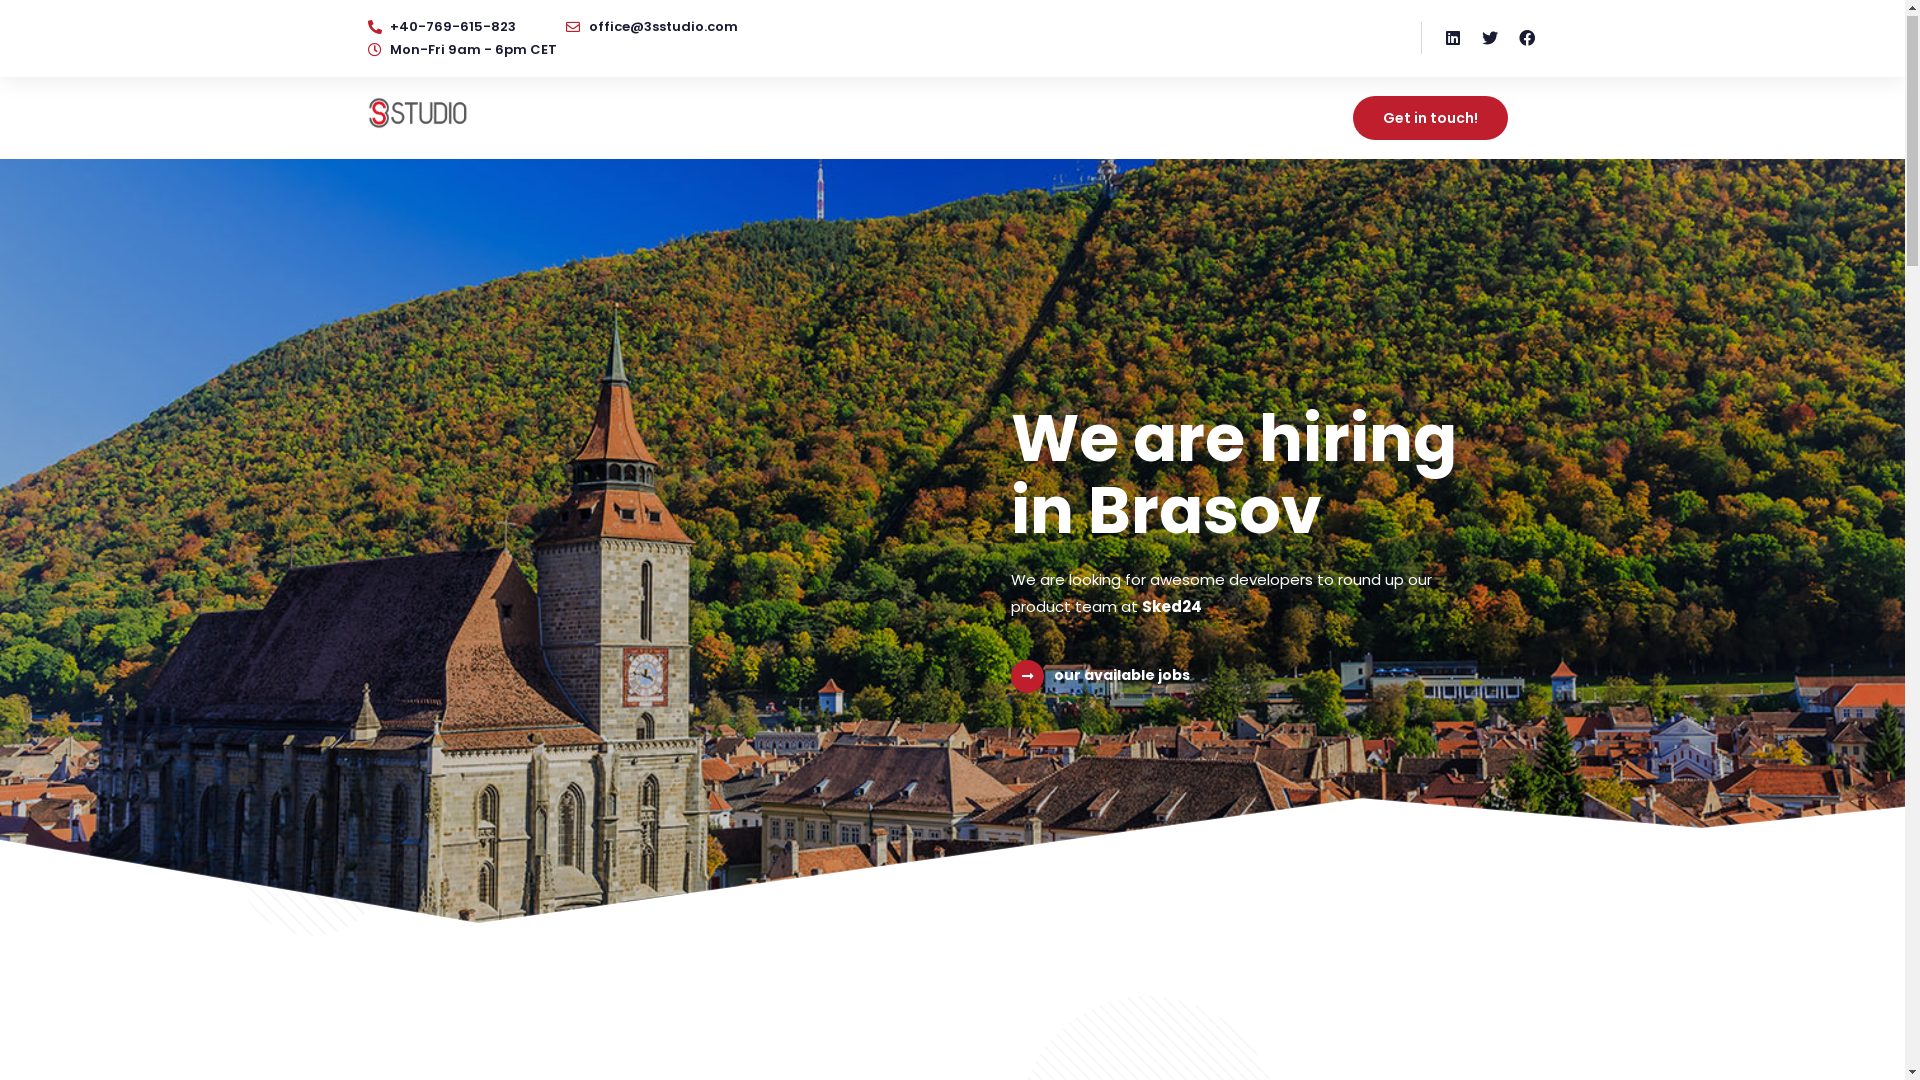 The image size is (1920, 1080). I want to click on 'office@3sstudio.com', so click(652, 32).